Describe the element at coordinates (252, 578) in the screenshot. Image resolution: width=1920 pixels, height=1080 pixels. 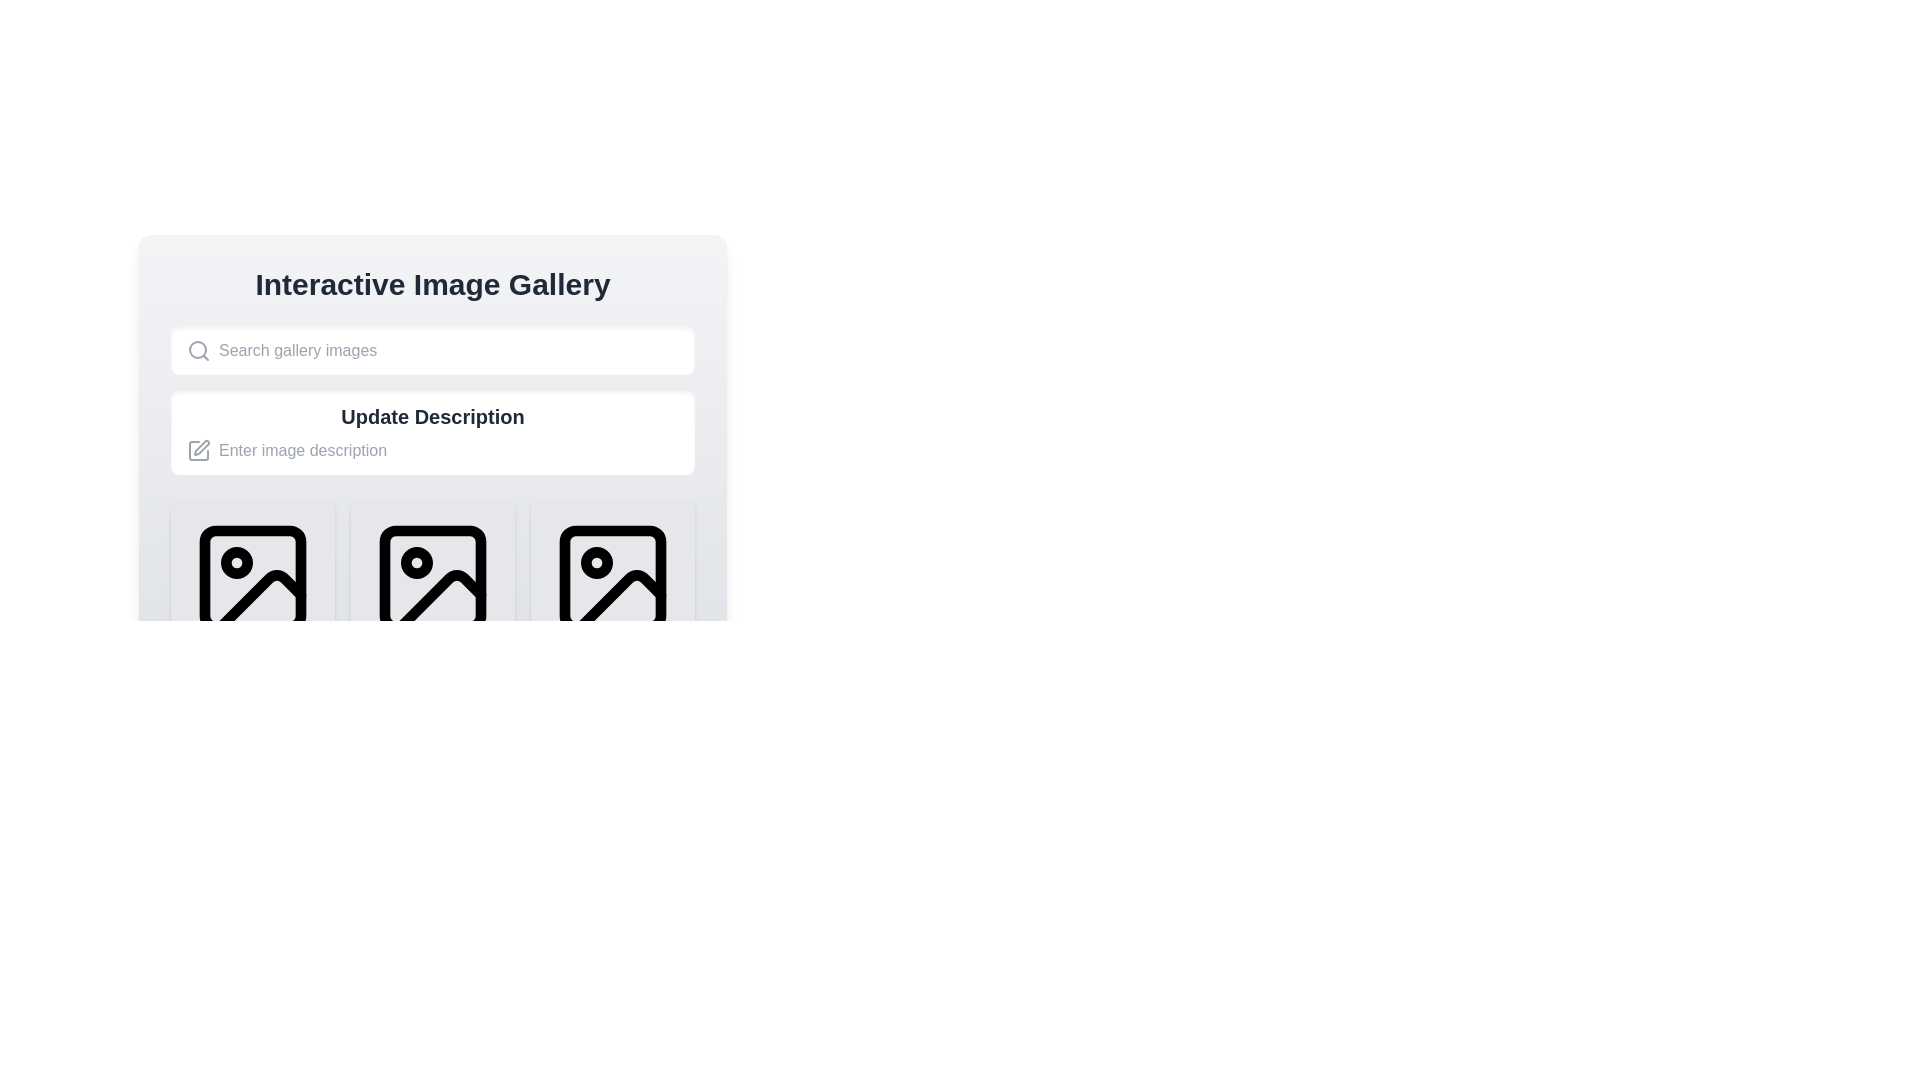
I see `the SVG icon located in the top-left corner of the grid of image cards, which represents 'Image 1' with a gray background and rounded corners` at that location.